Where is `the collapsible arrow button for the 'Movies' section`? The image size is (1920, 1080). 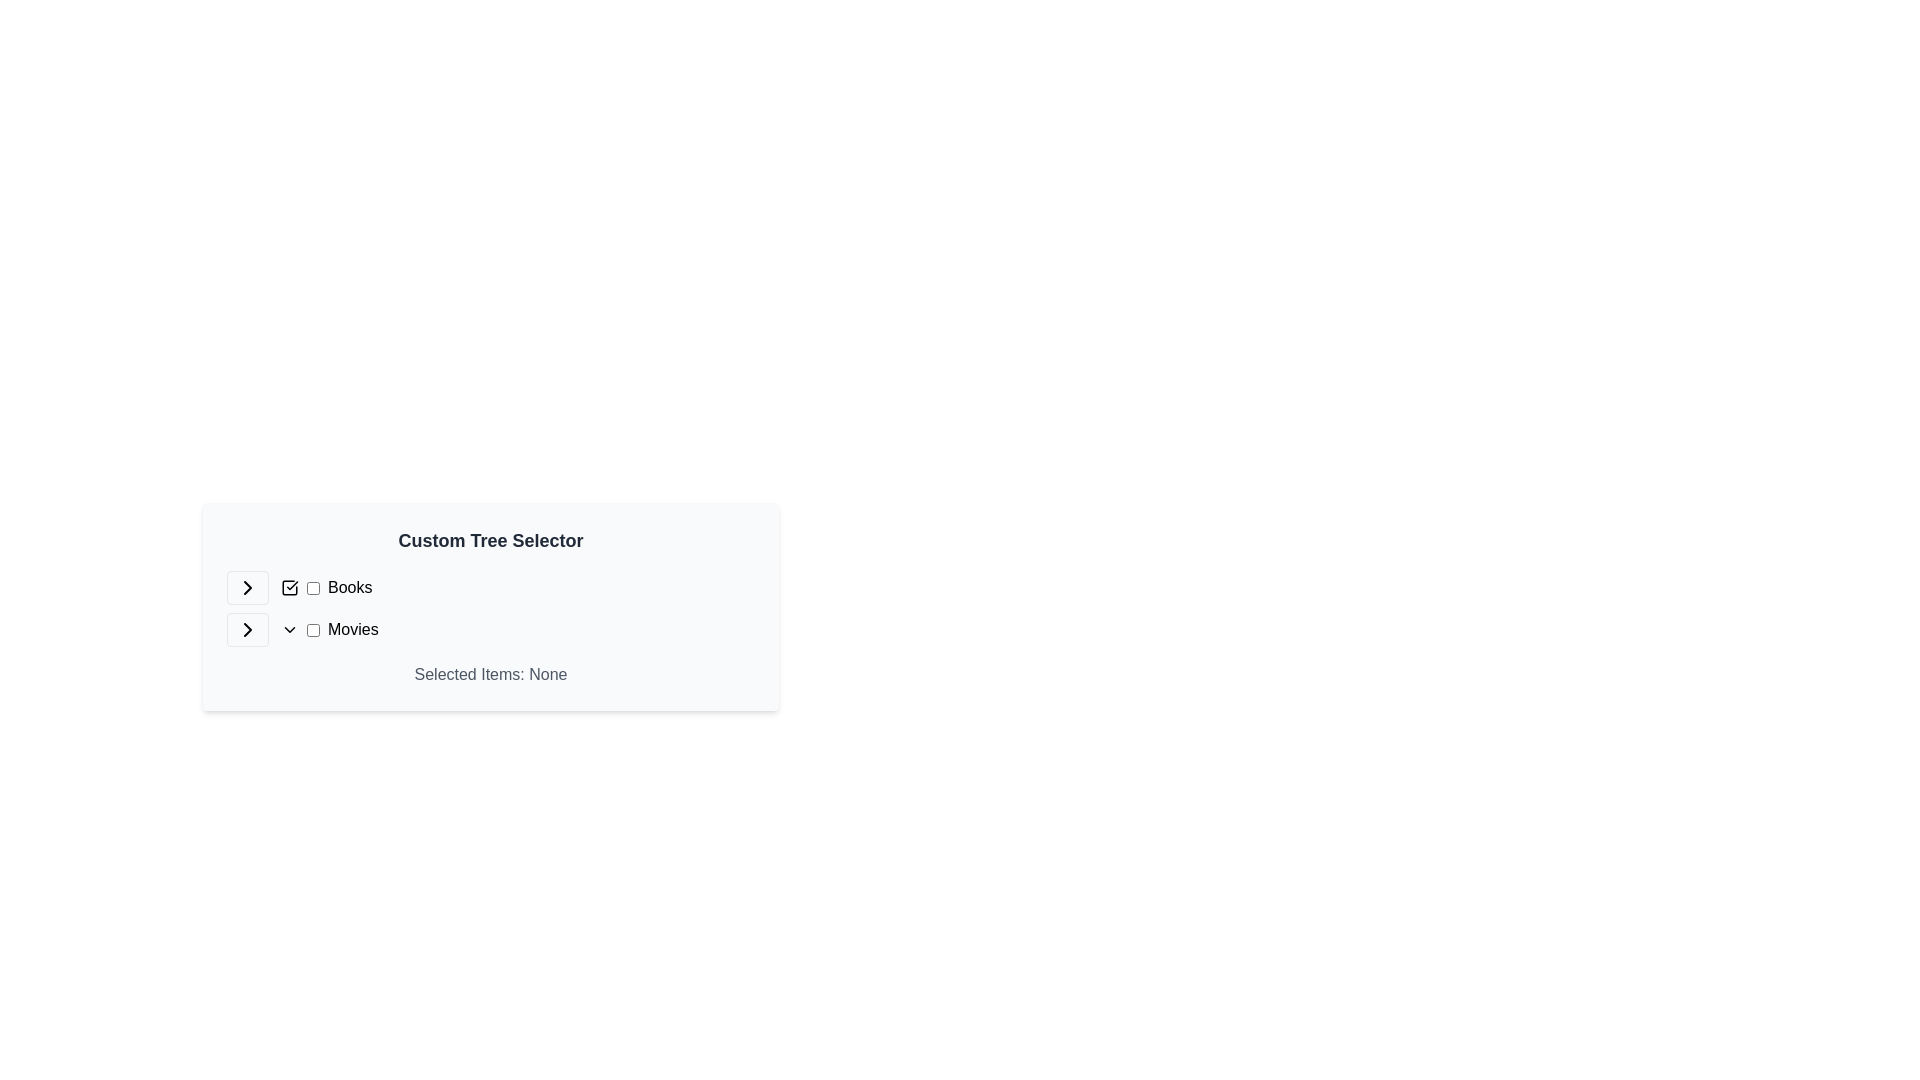 the collapsible arrow button for the 'Movies' section is located at coordinates (247, 628).